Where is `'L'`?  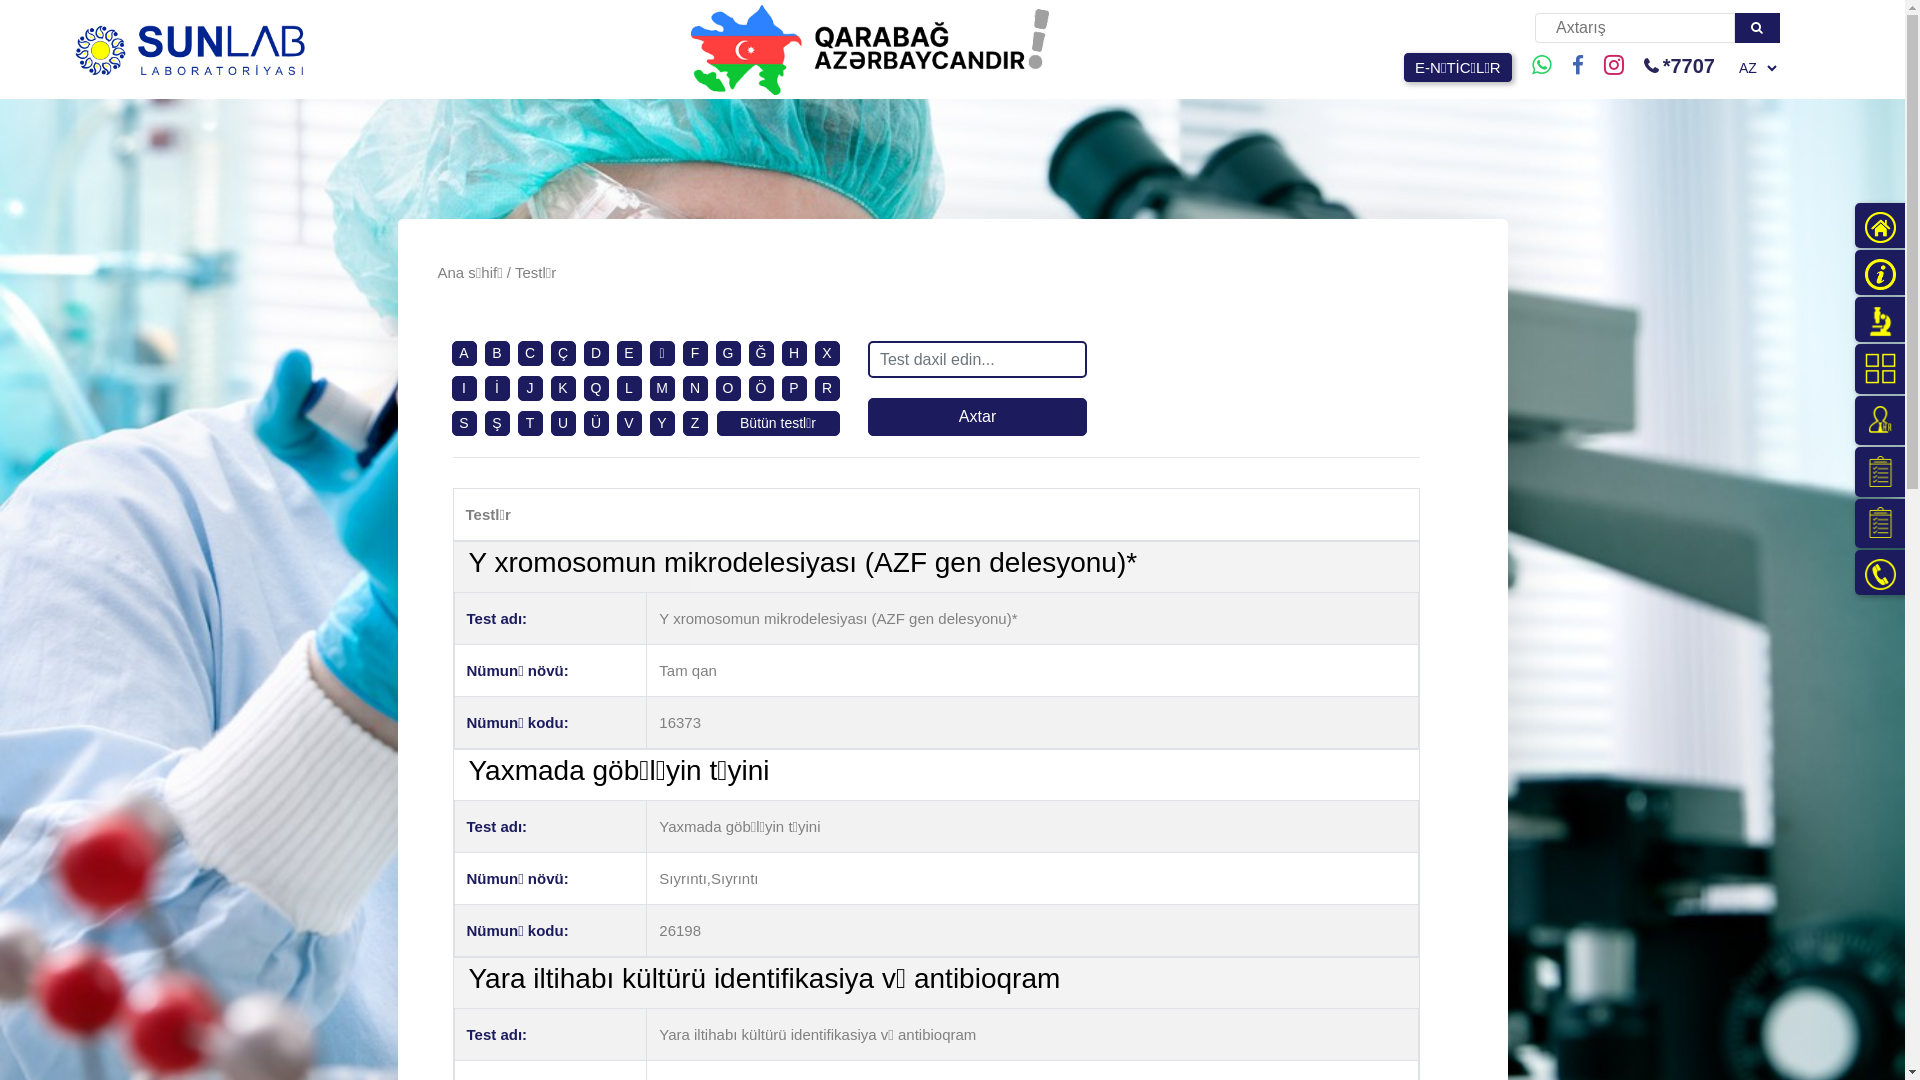 'L' is located at coordinates (623, 388).